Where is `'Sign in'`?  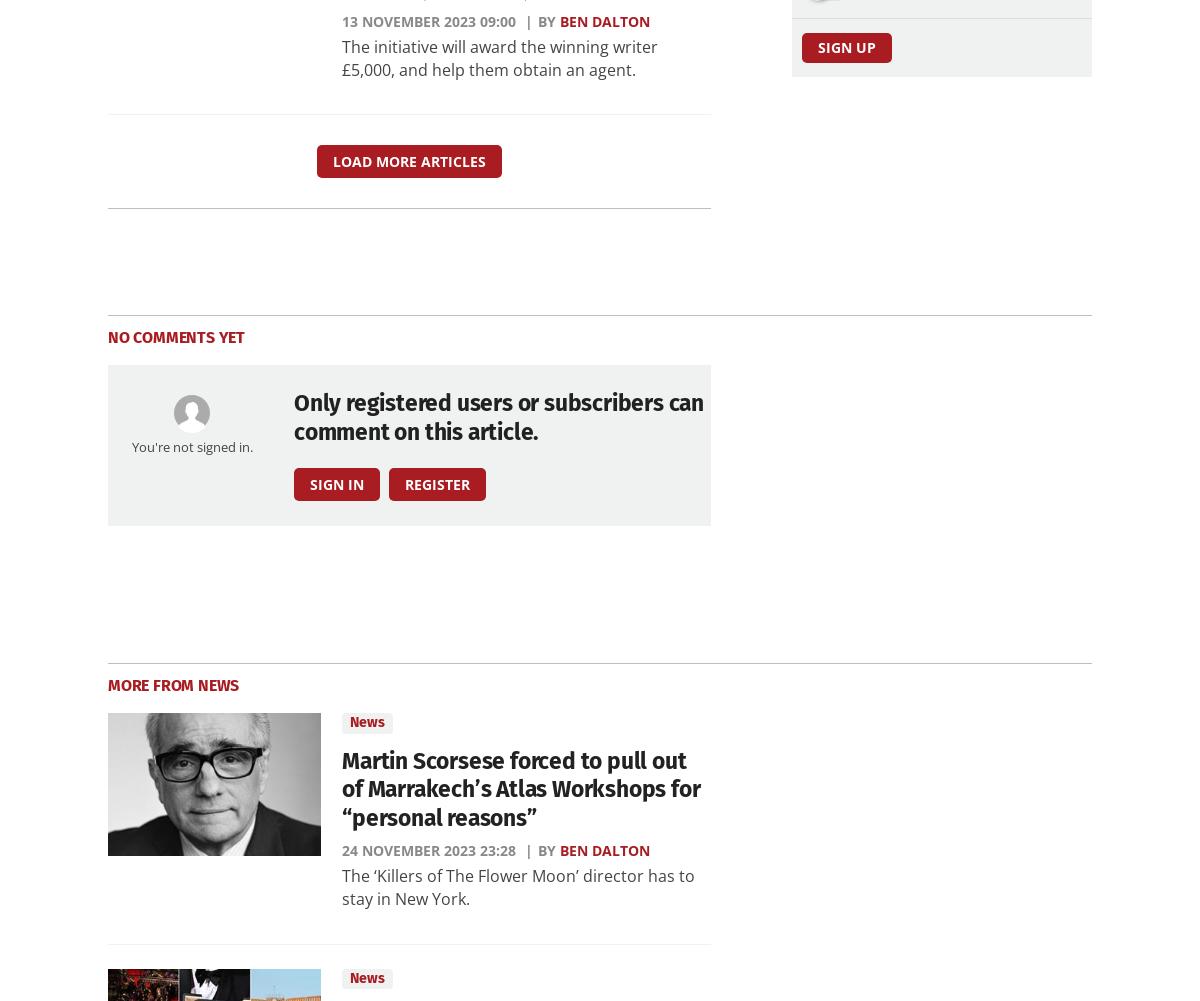
'Sign in' is located at coordinates (309, 483).